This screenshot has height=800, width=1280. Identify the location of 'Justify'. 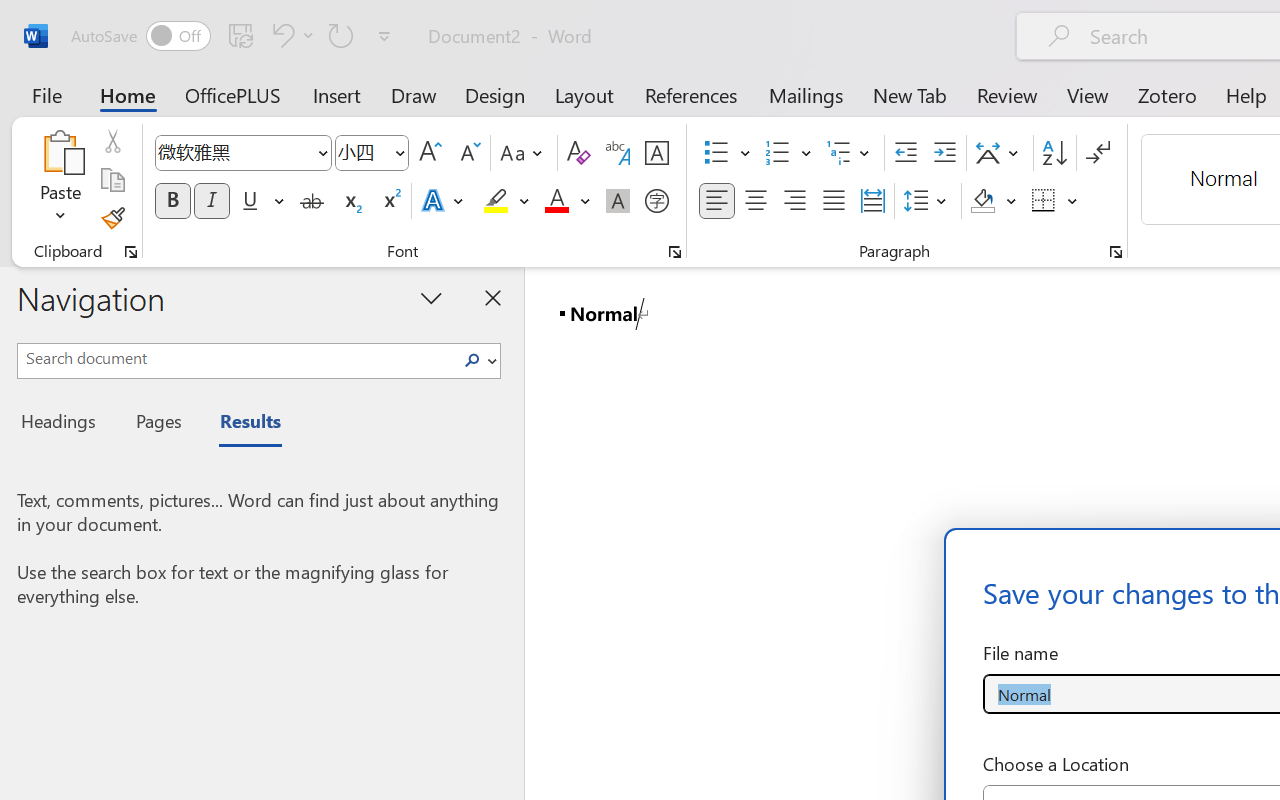
(834, 201).